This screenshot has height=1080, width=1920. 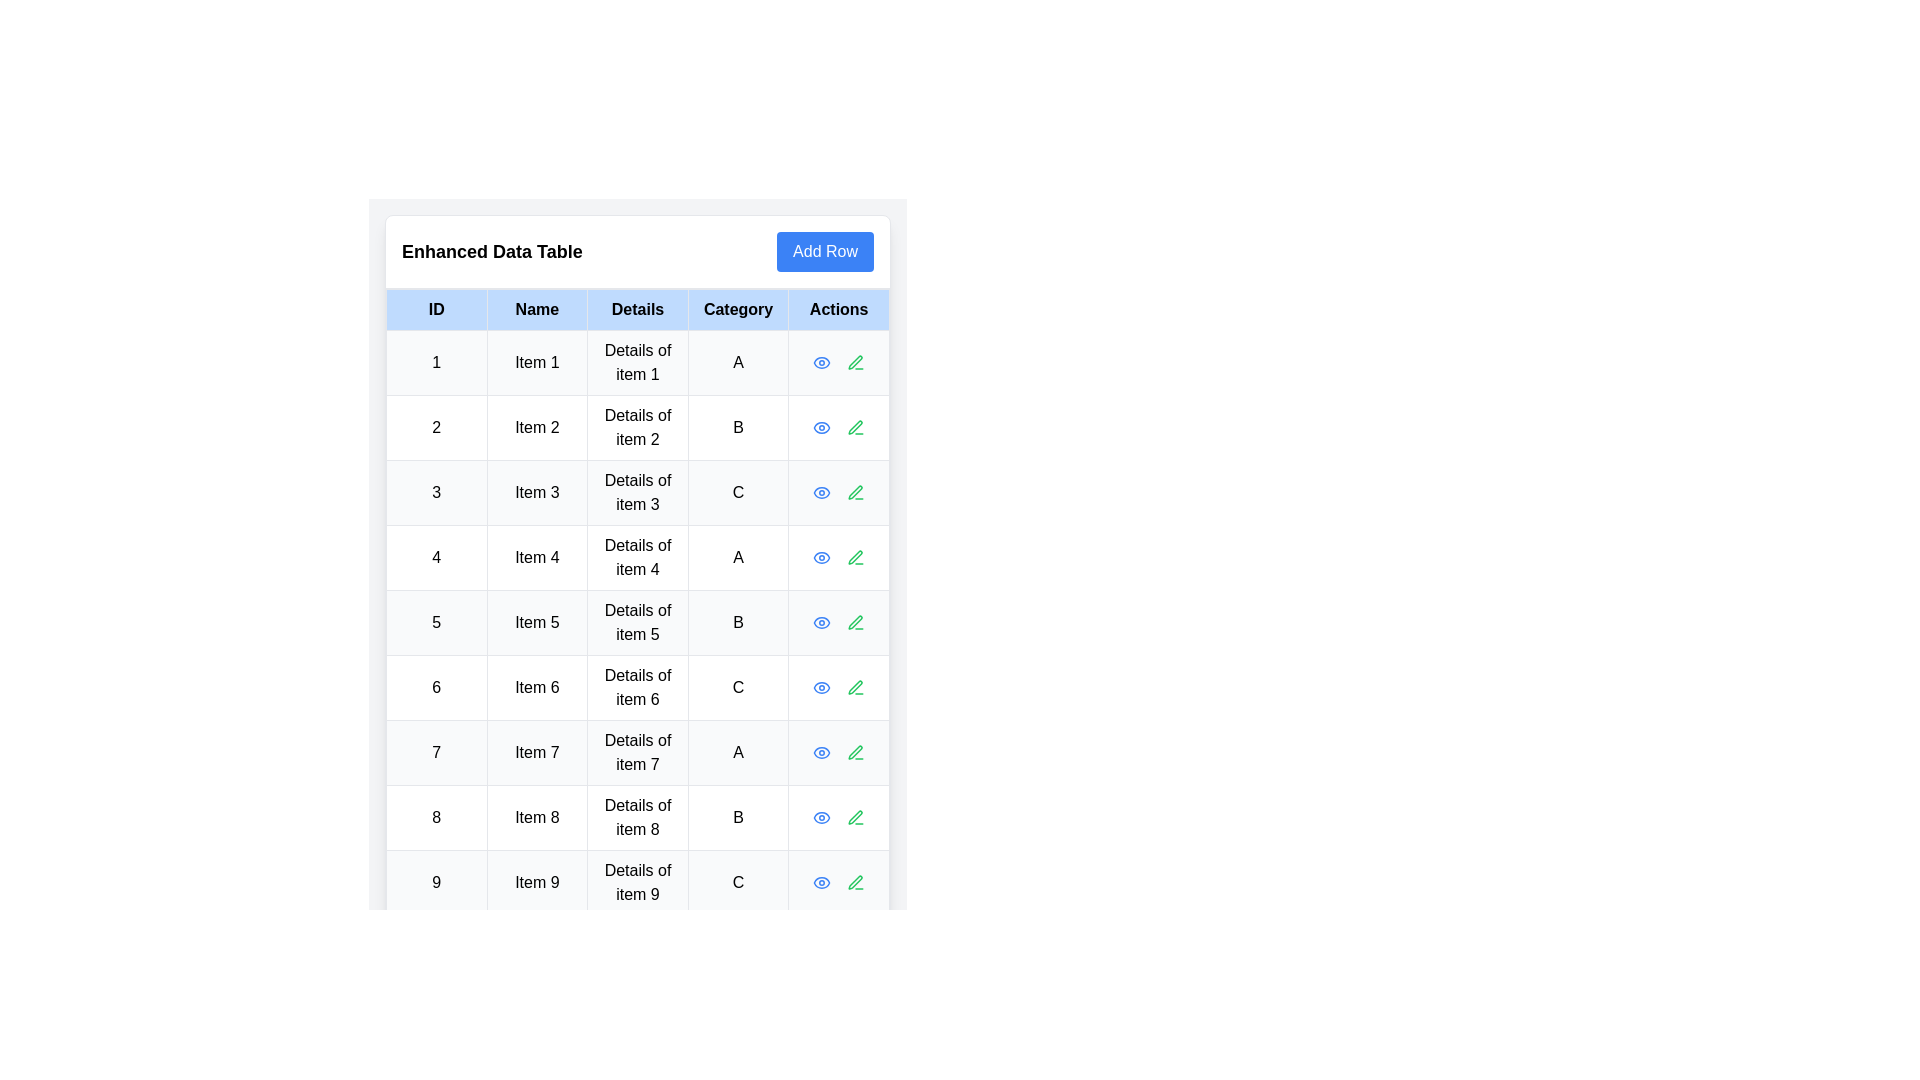 I want to click on the pen icon button located in the 'Actions' column of the second row of the 'Enhanced Data Table', so click(x=856, y=427).